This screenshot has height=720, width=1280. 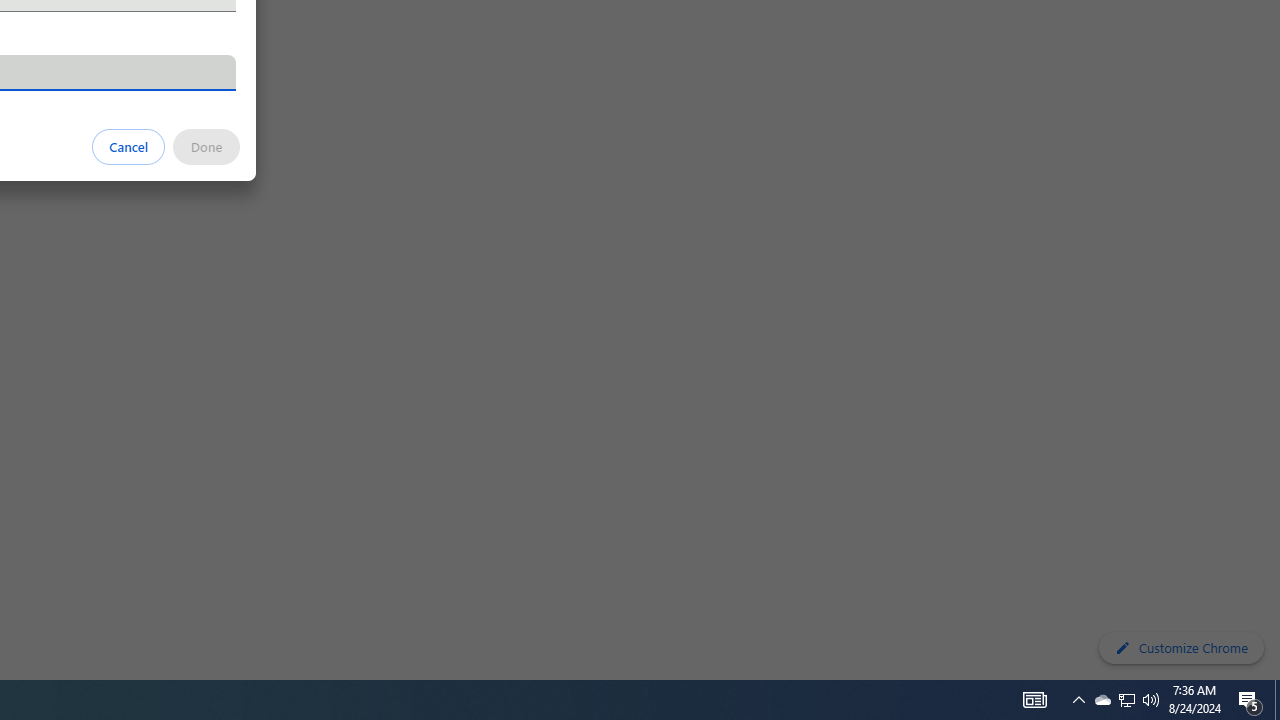 What do you see at coordinates (128, 145) in the screenshot?
I see `'Cancel'` at bounding box center [128, 145].